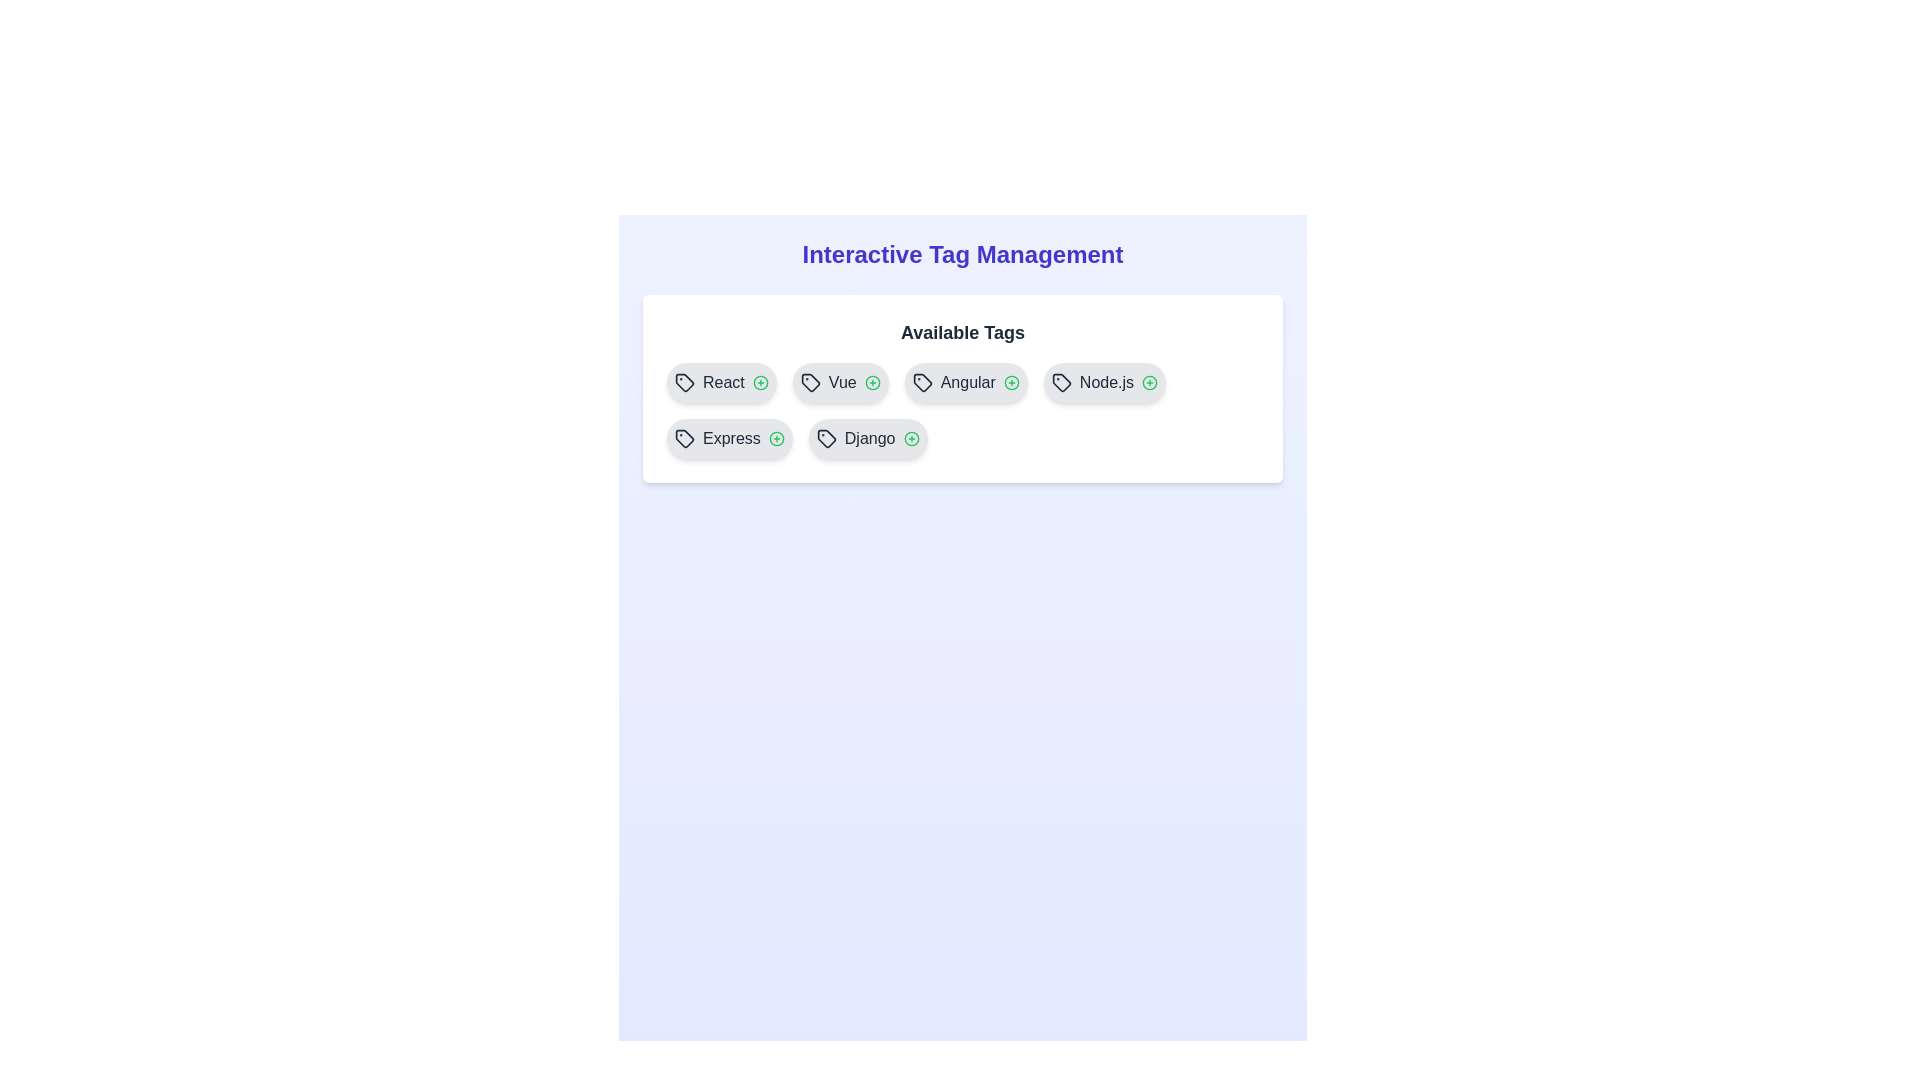  I want to click on the first button labeled 'React' in the 'Available Tags' section, so click(720, 382).